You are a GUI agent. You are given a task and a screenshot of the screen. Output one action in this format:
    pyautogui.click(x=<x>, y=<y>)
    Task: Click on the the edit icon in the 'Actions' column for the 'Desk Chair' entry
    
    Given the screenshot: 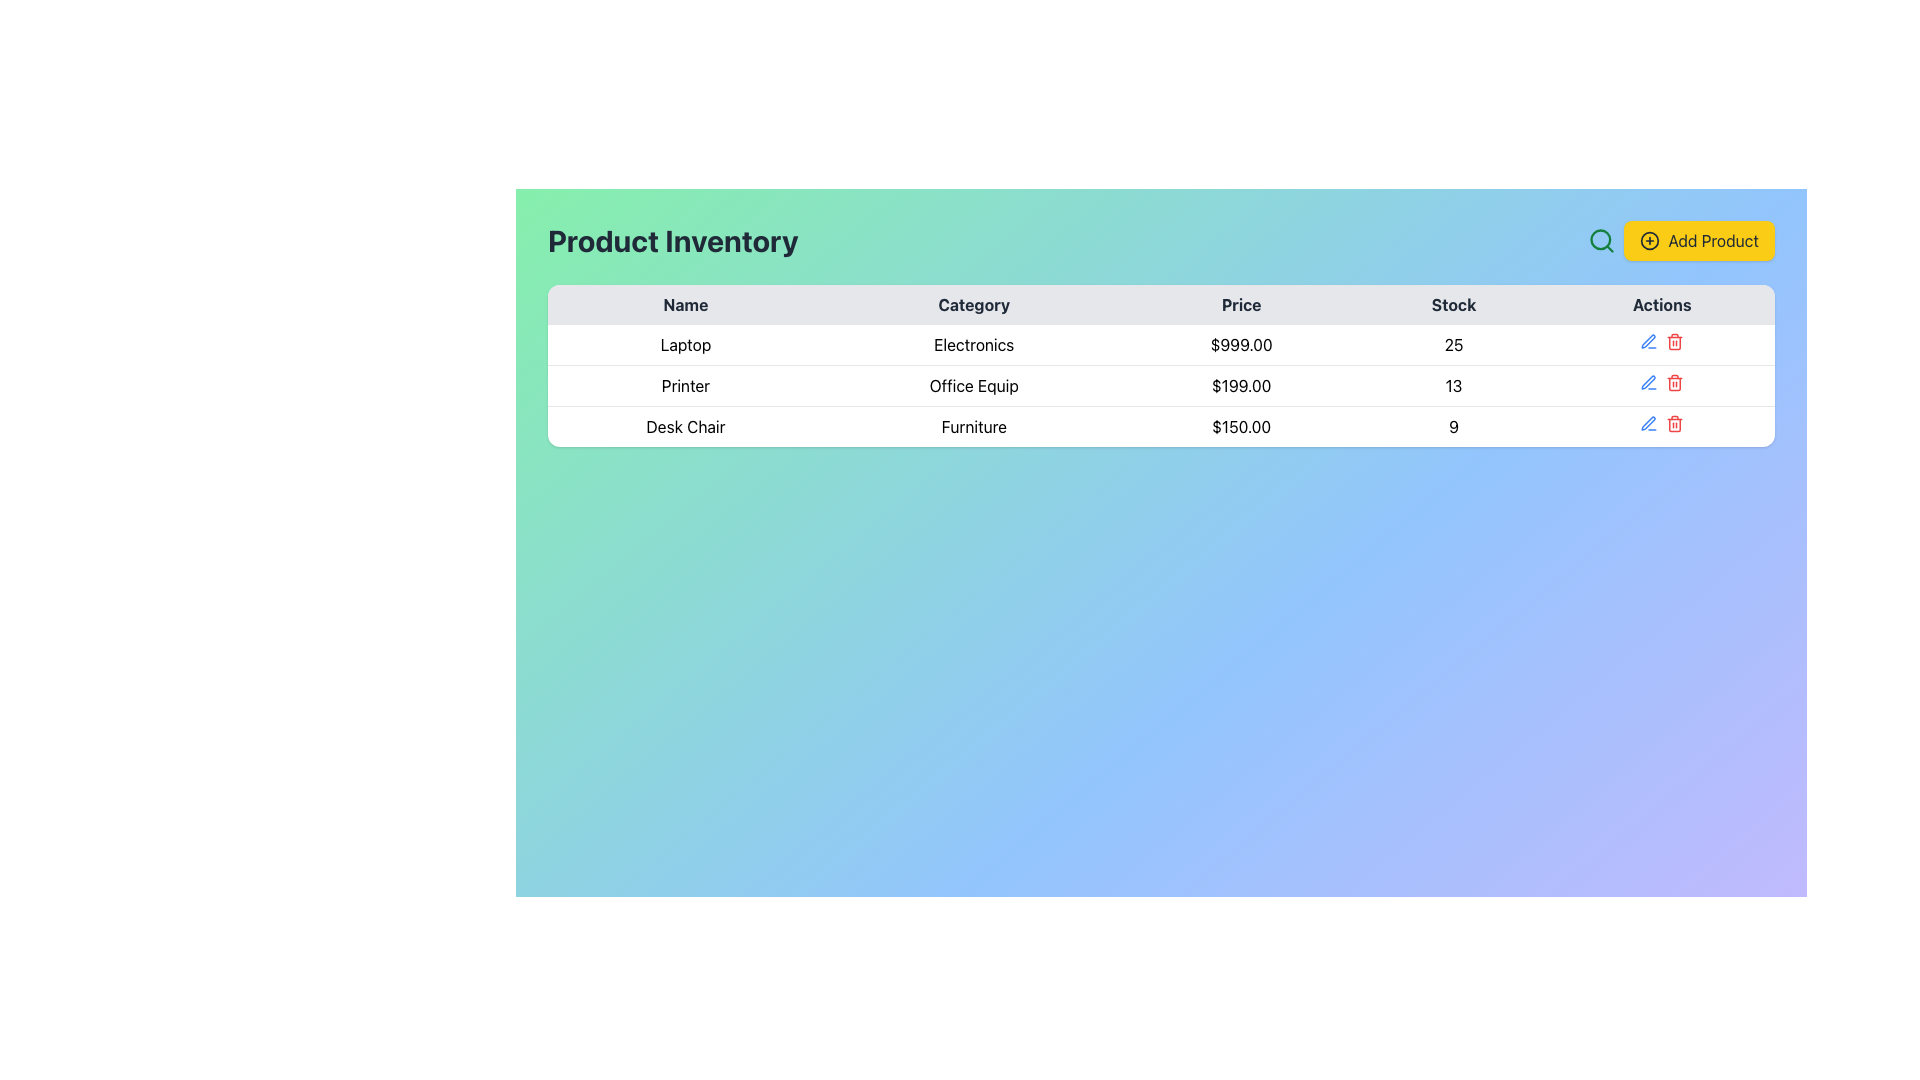 What is the action you would take?
    pyautogui.click(x=1648, y=382)
    